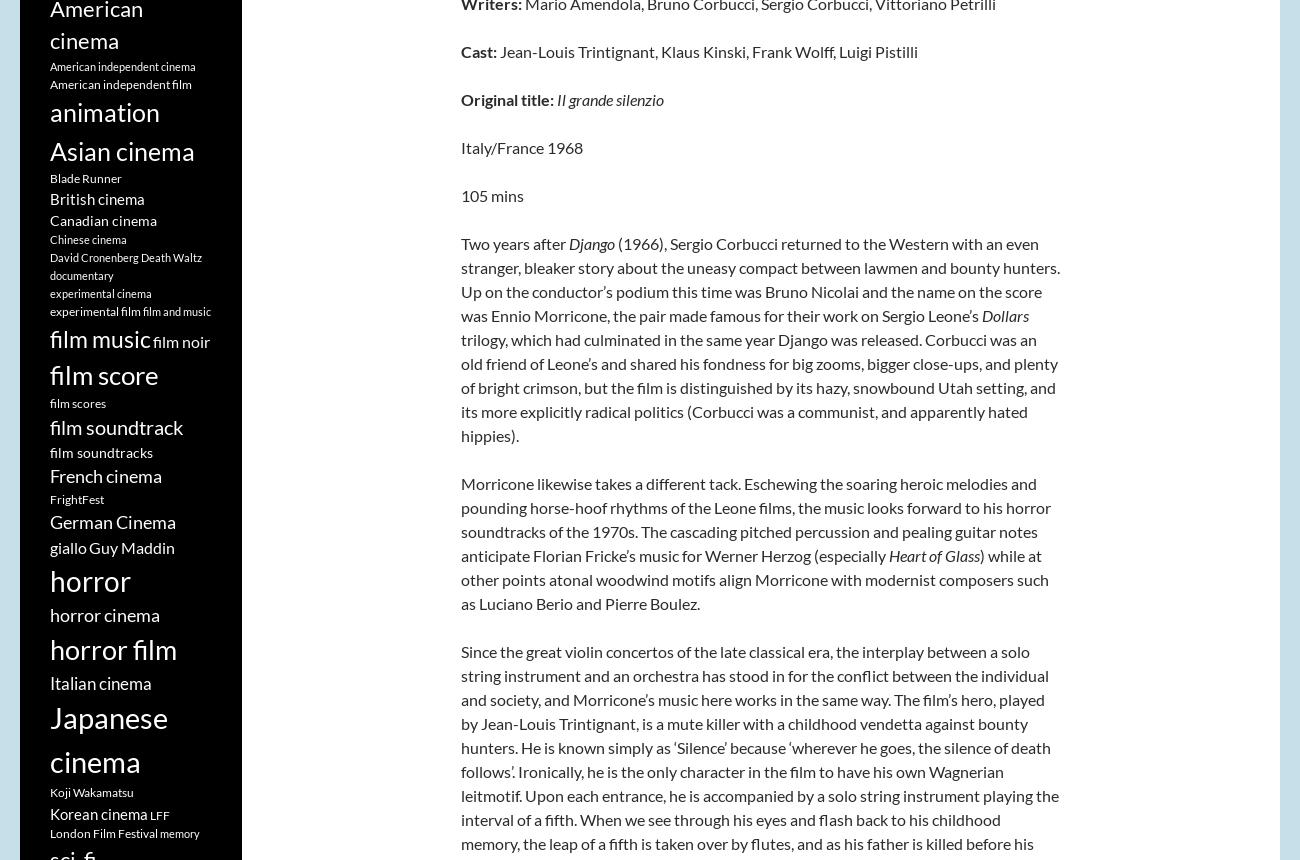 Image resolution: width=1300 pixels, height=860 pixels. Describe the element at coordinates (82, 274) in the screenshot. I see `'documentary'` at that location.